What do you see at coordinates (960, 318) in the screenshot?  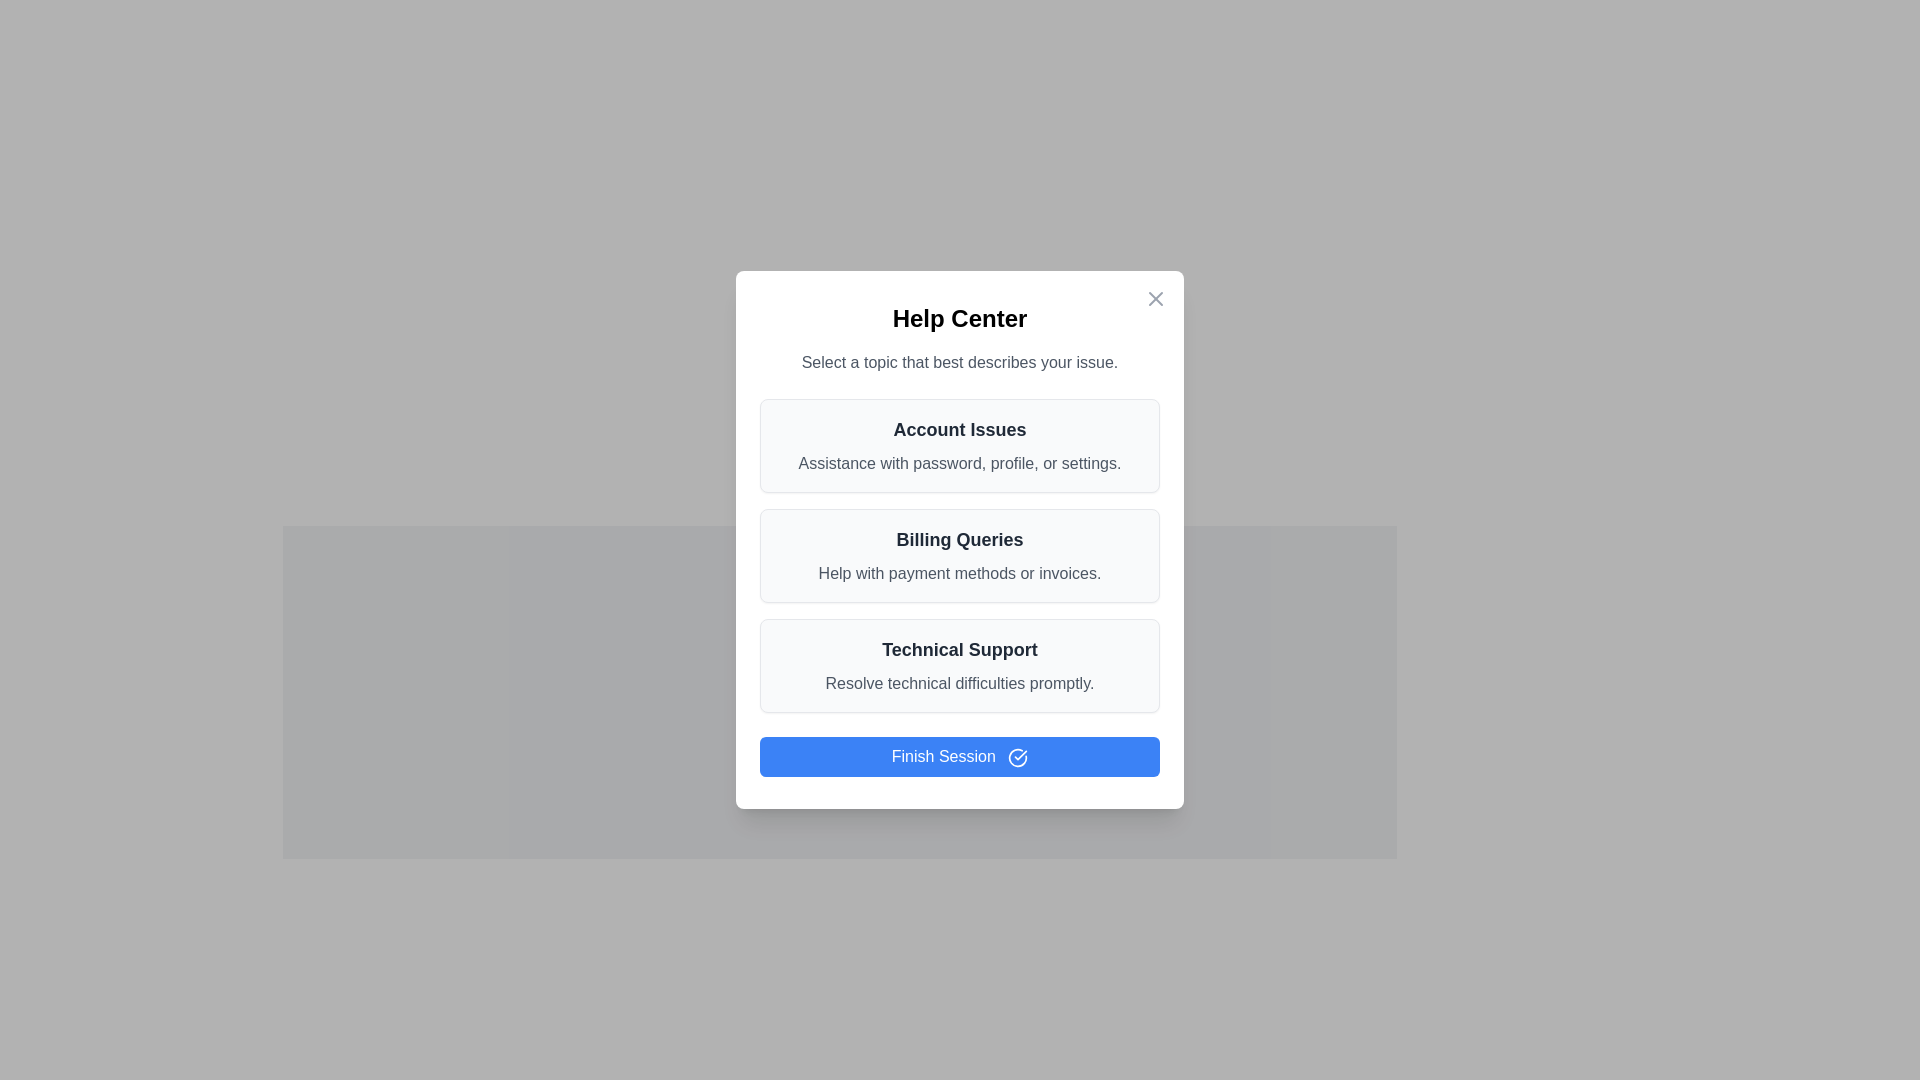 I see `the header text element that indicates the topic or category of the current interface segment, positioned at the top-centre of the modal, above the text 'Select a topic that best describes your issue.'` at bounding box center [960, 318].